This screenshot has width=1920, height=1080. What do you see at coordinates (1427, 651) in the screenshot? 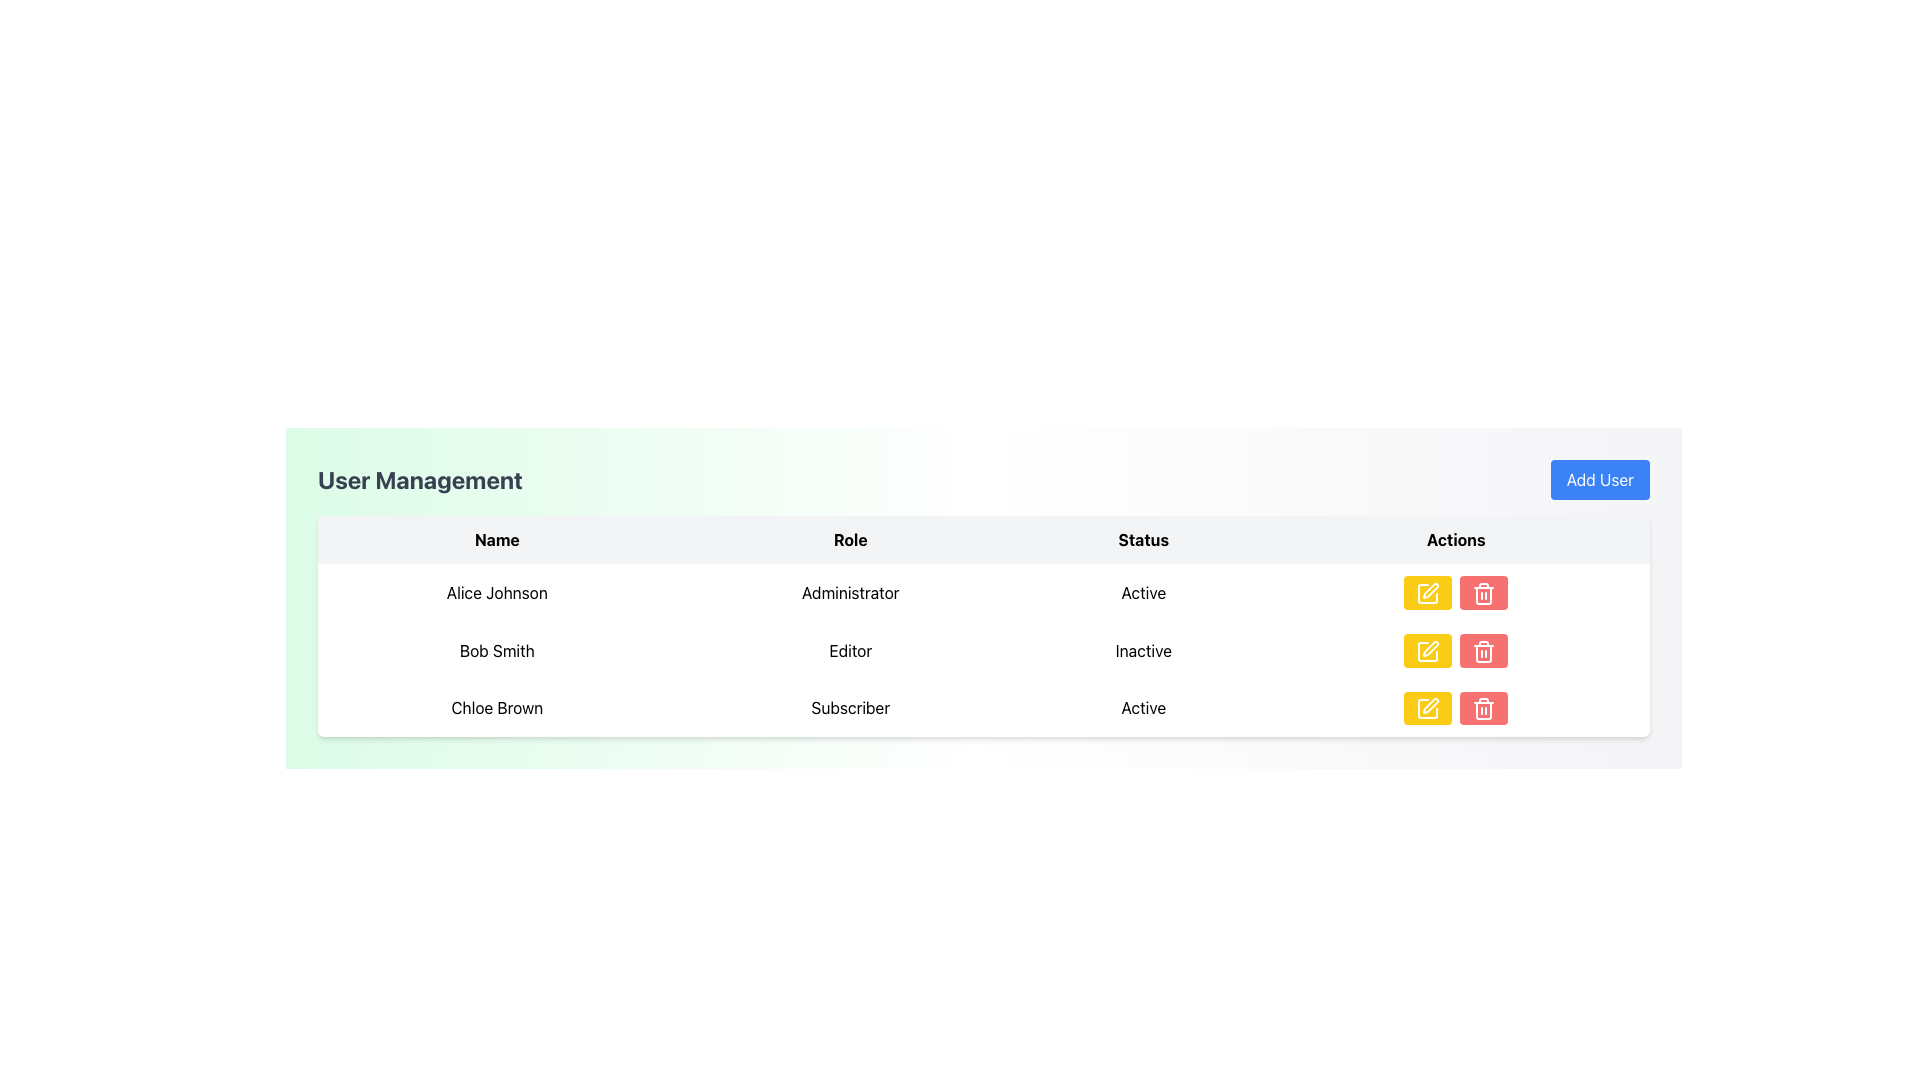
I see `the yellow edit button with a pen icon located in the second row of the 'Actions' column` at bounding box center [1427, 651].